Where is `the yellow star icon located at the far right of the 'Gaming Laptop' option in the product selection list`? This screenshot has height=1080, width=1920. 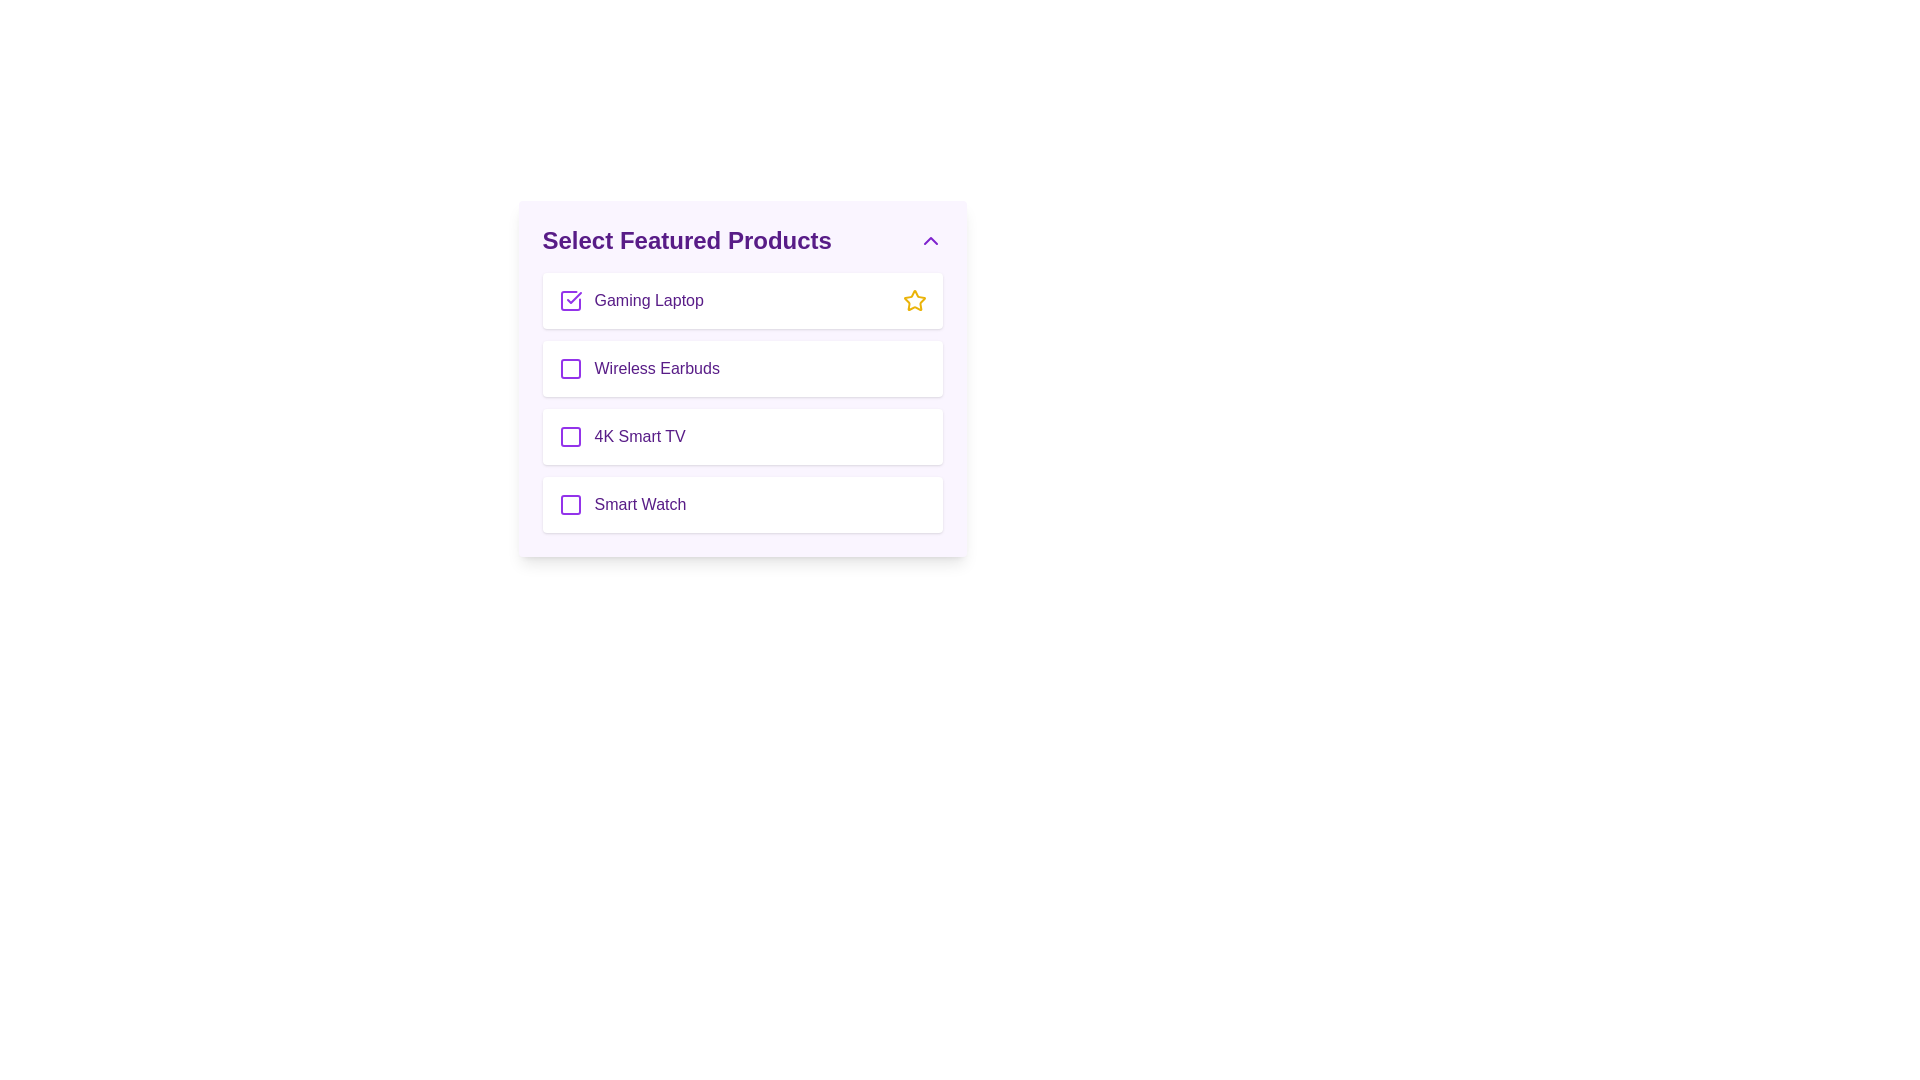 the yellow star icon located at the far right of the 'Gaming Laptop' option in the product selection list is located at coordinates (913, 300).